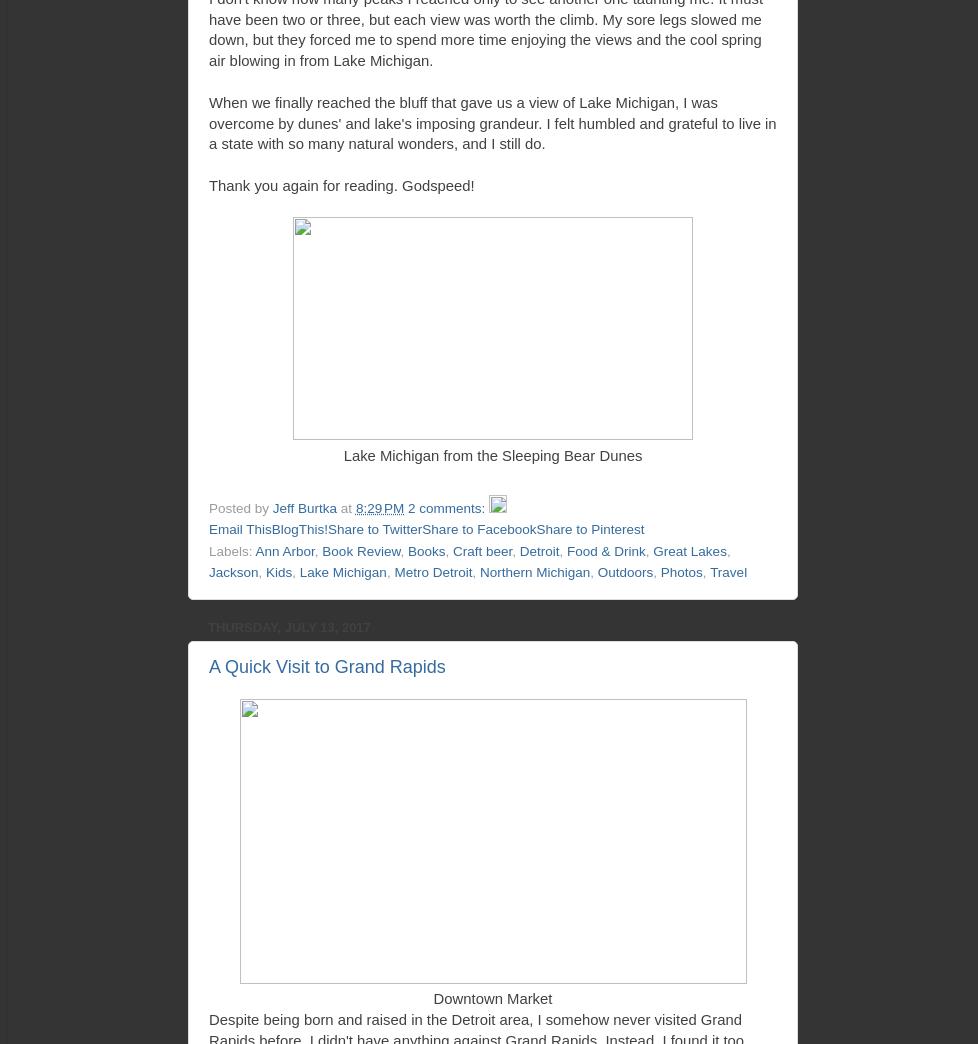  I want to click on 'Outdoors', so click(625, 571).